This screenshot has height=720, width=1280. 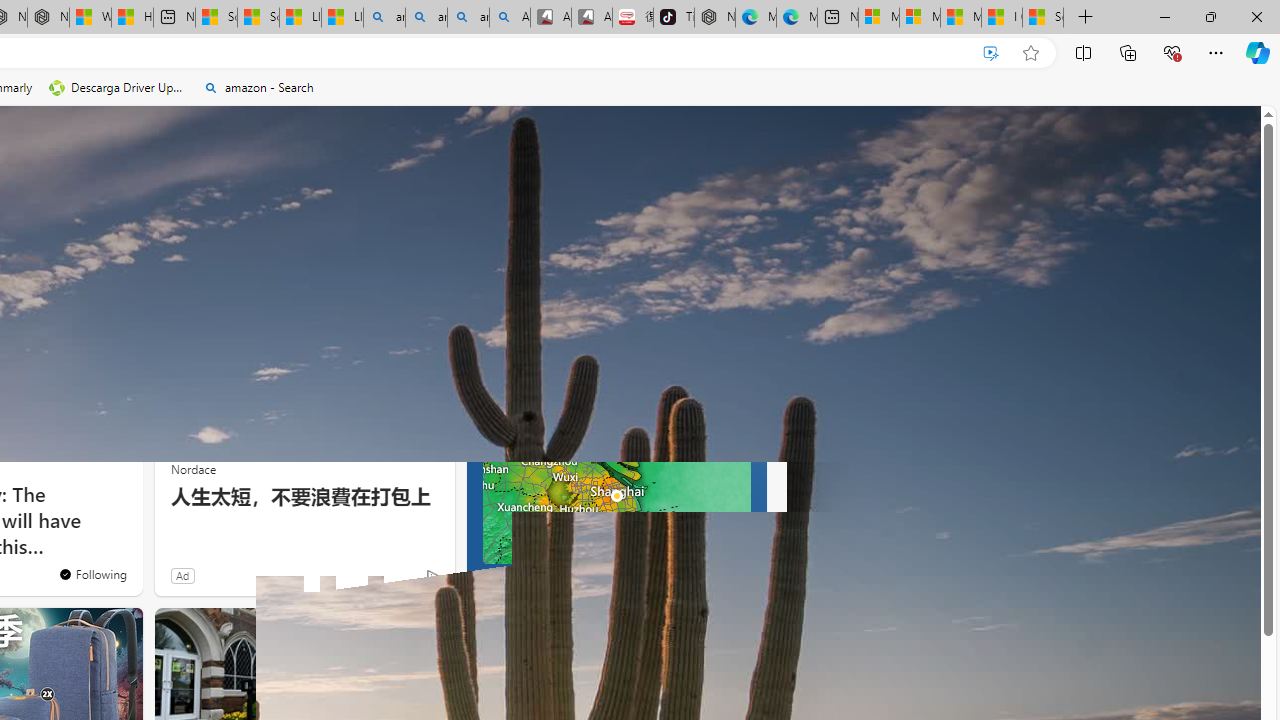 I want to click on 'Health', so click(x=34, y=265).